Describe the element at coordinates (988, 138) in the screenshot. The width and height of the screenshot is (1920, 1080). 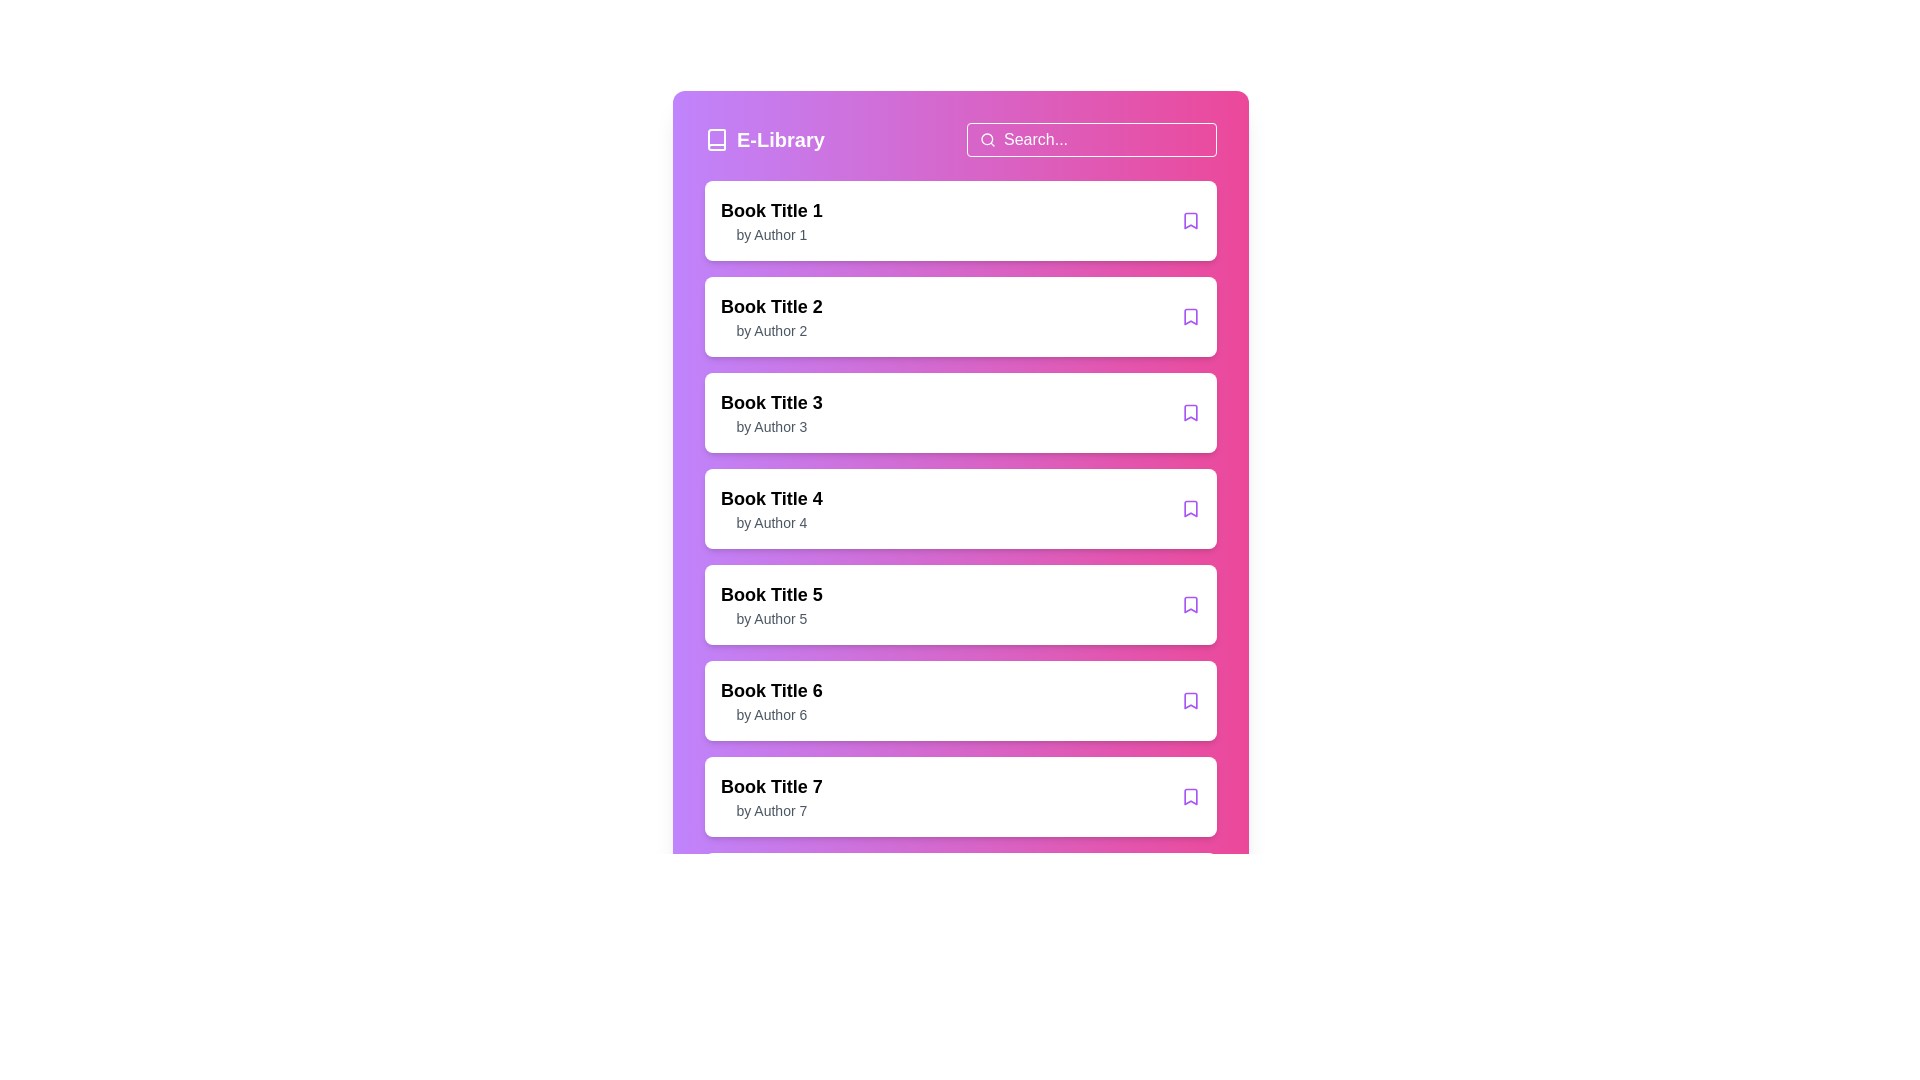
I see `the magnifying glass icon located at the far left inside the search bar, which is styled with a simple wireframe appearance and represents search functionality` at that location.